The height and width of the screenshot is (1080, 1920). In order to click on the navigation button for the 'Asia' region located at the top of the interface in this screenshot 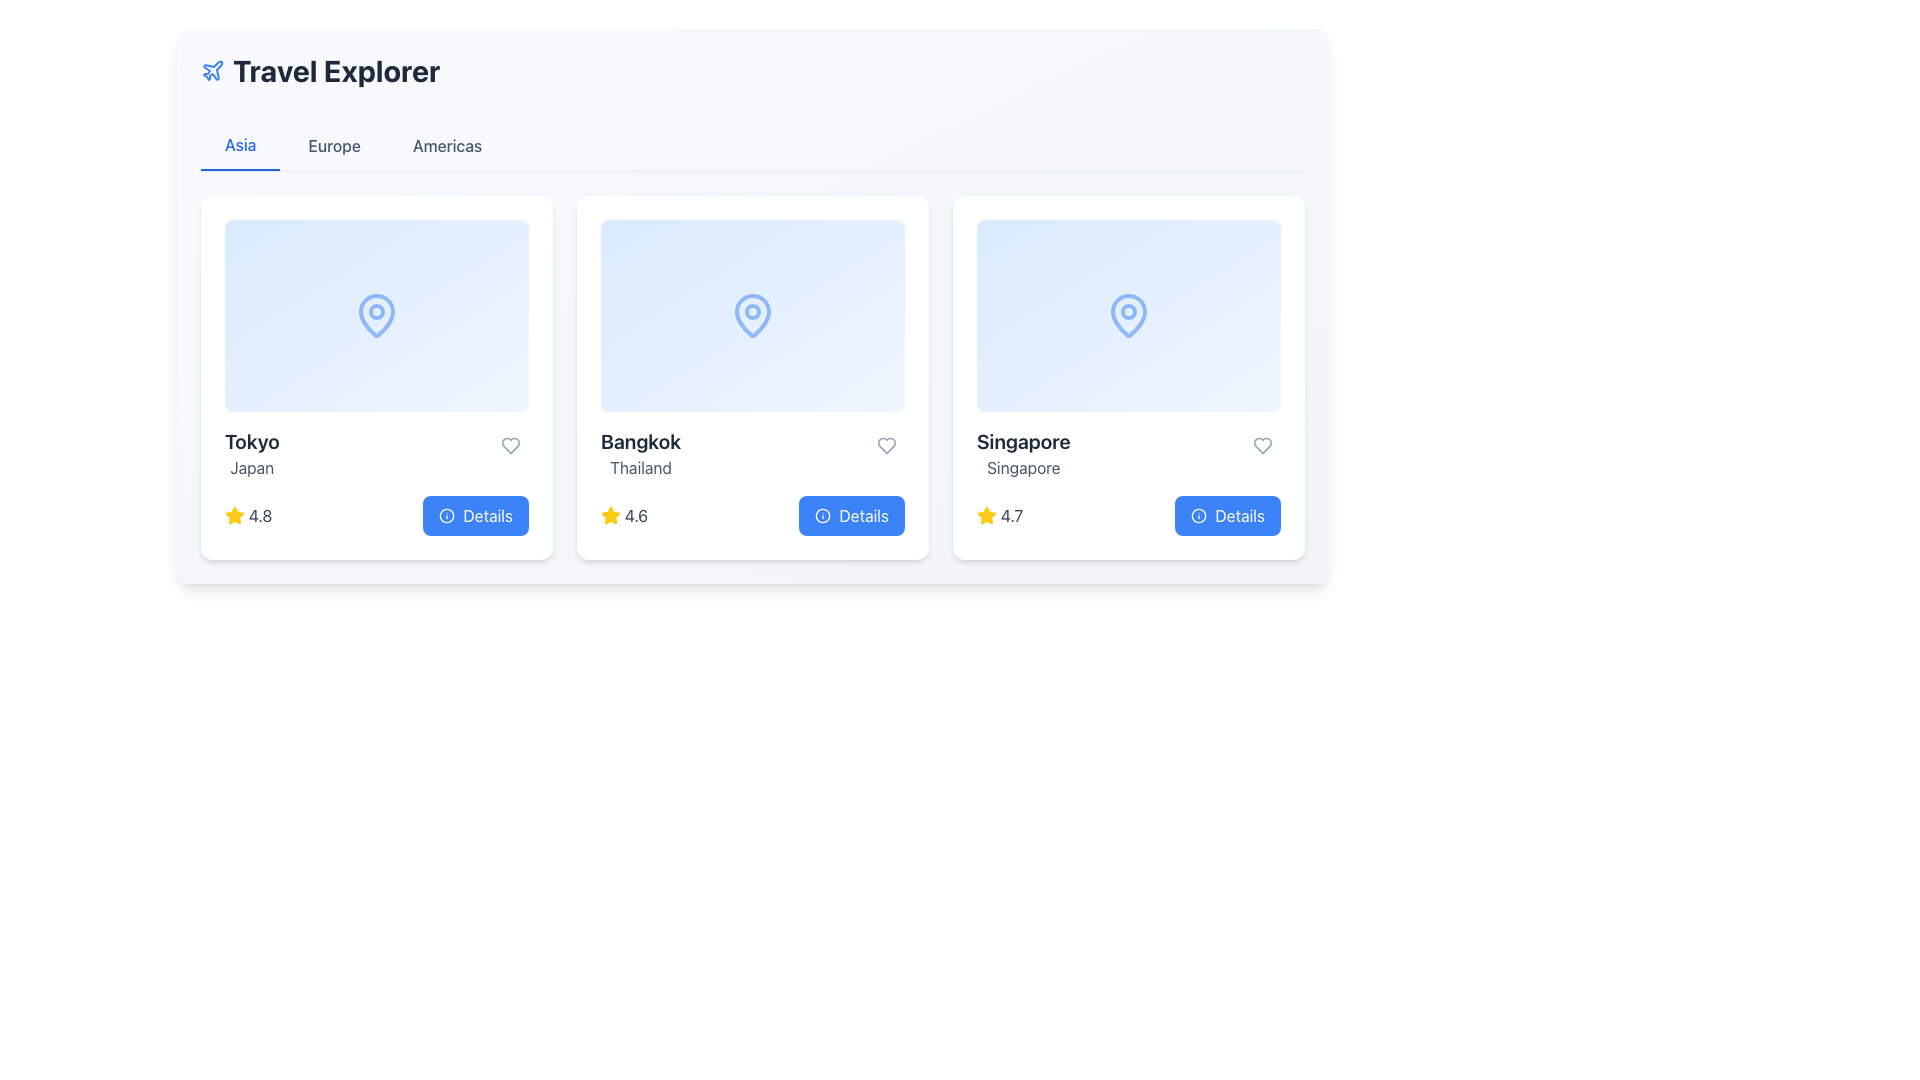, I will do `click(240, 145)`.